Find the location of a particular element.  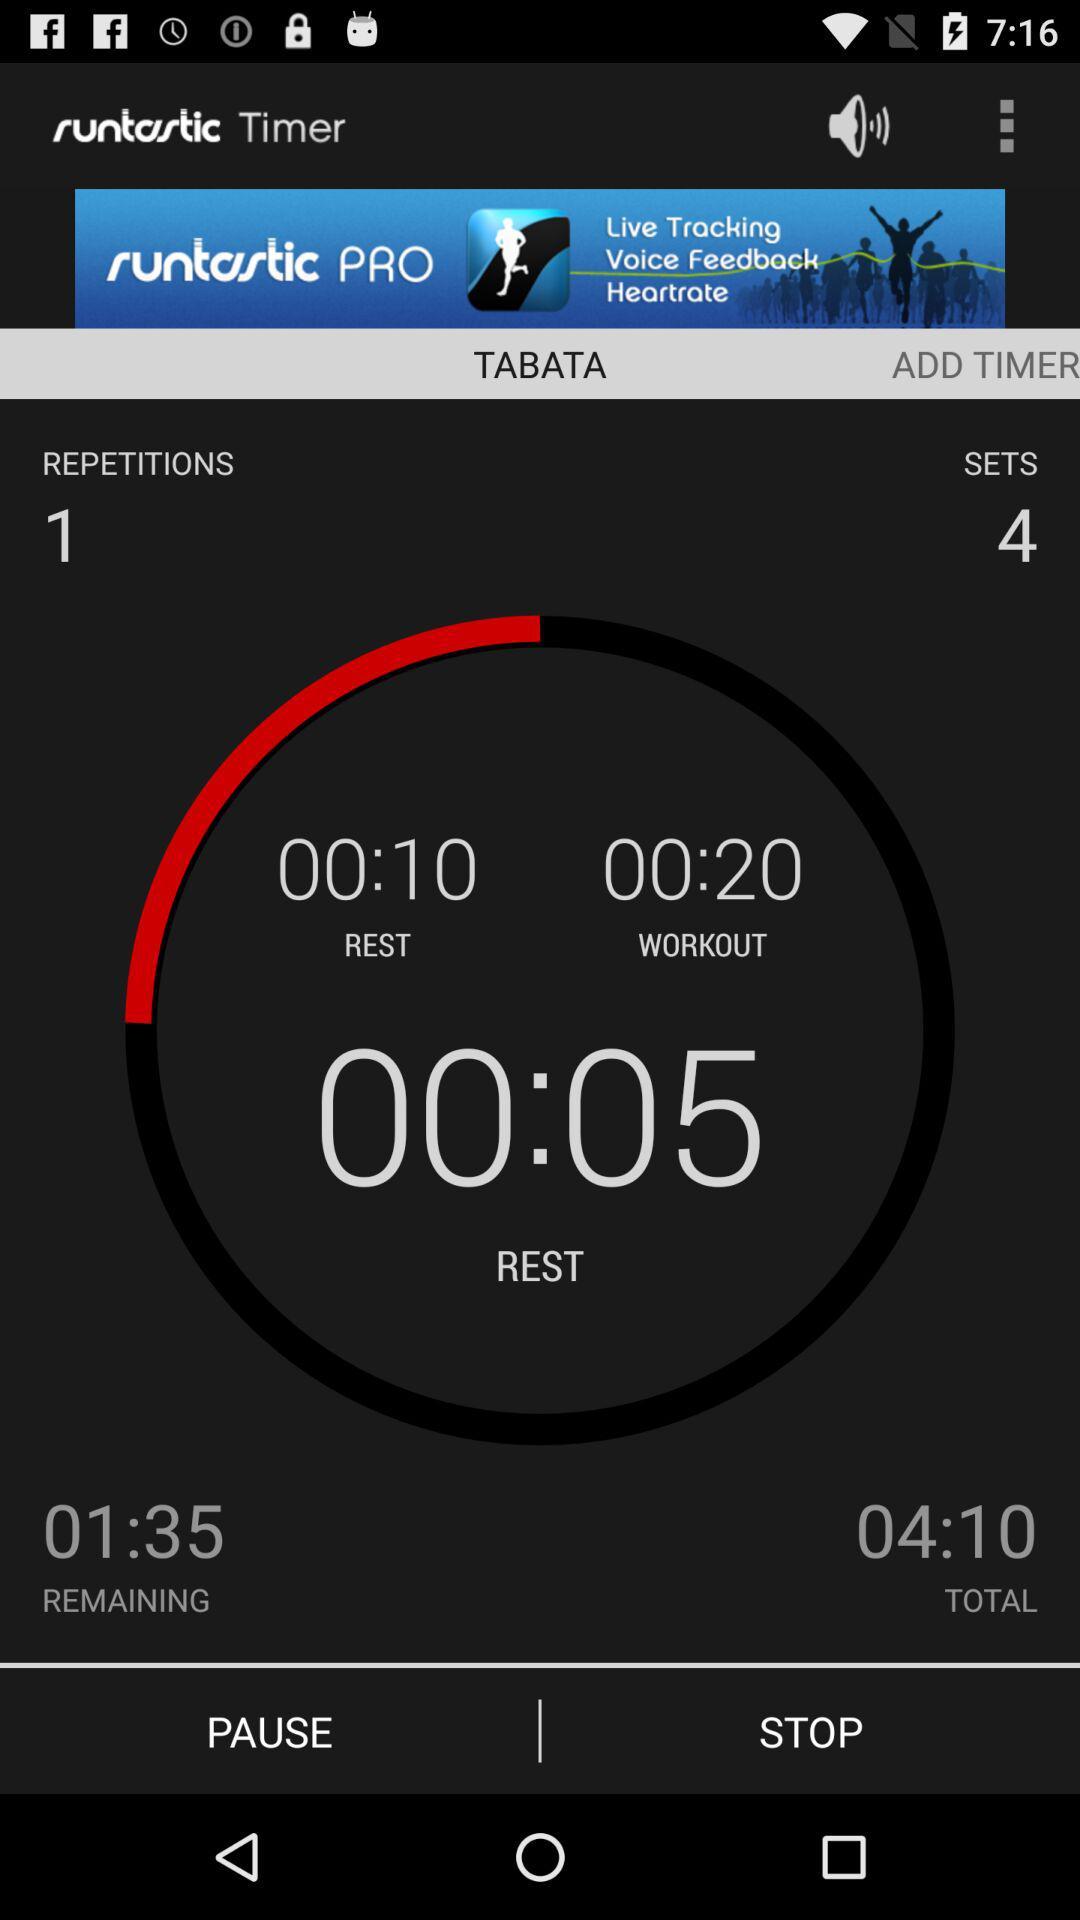

the stop is located at coordinates (810, 1730).